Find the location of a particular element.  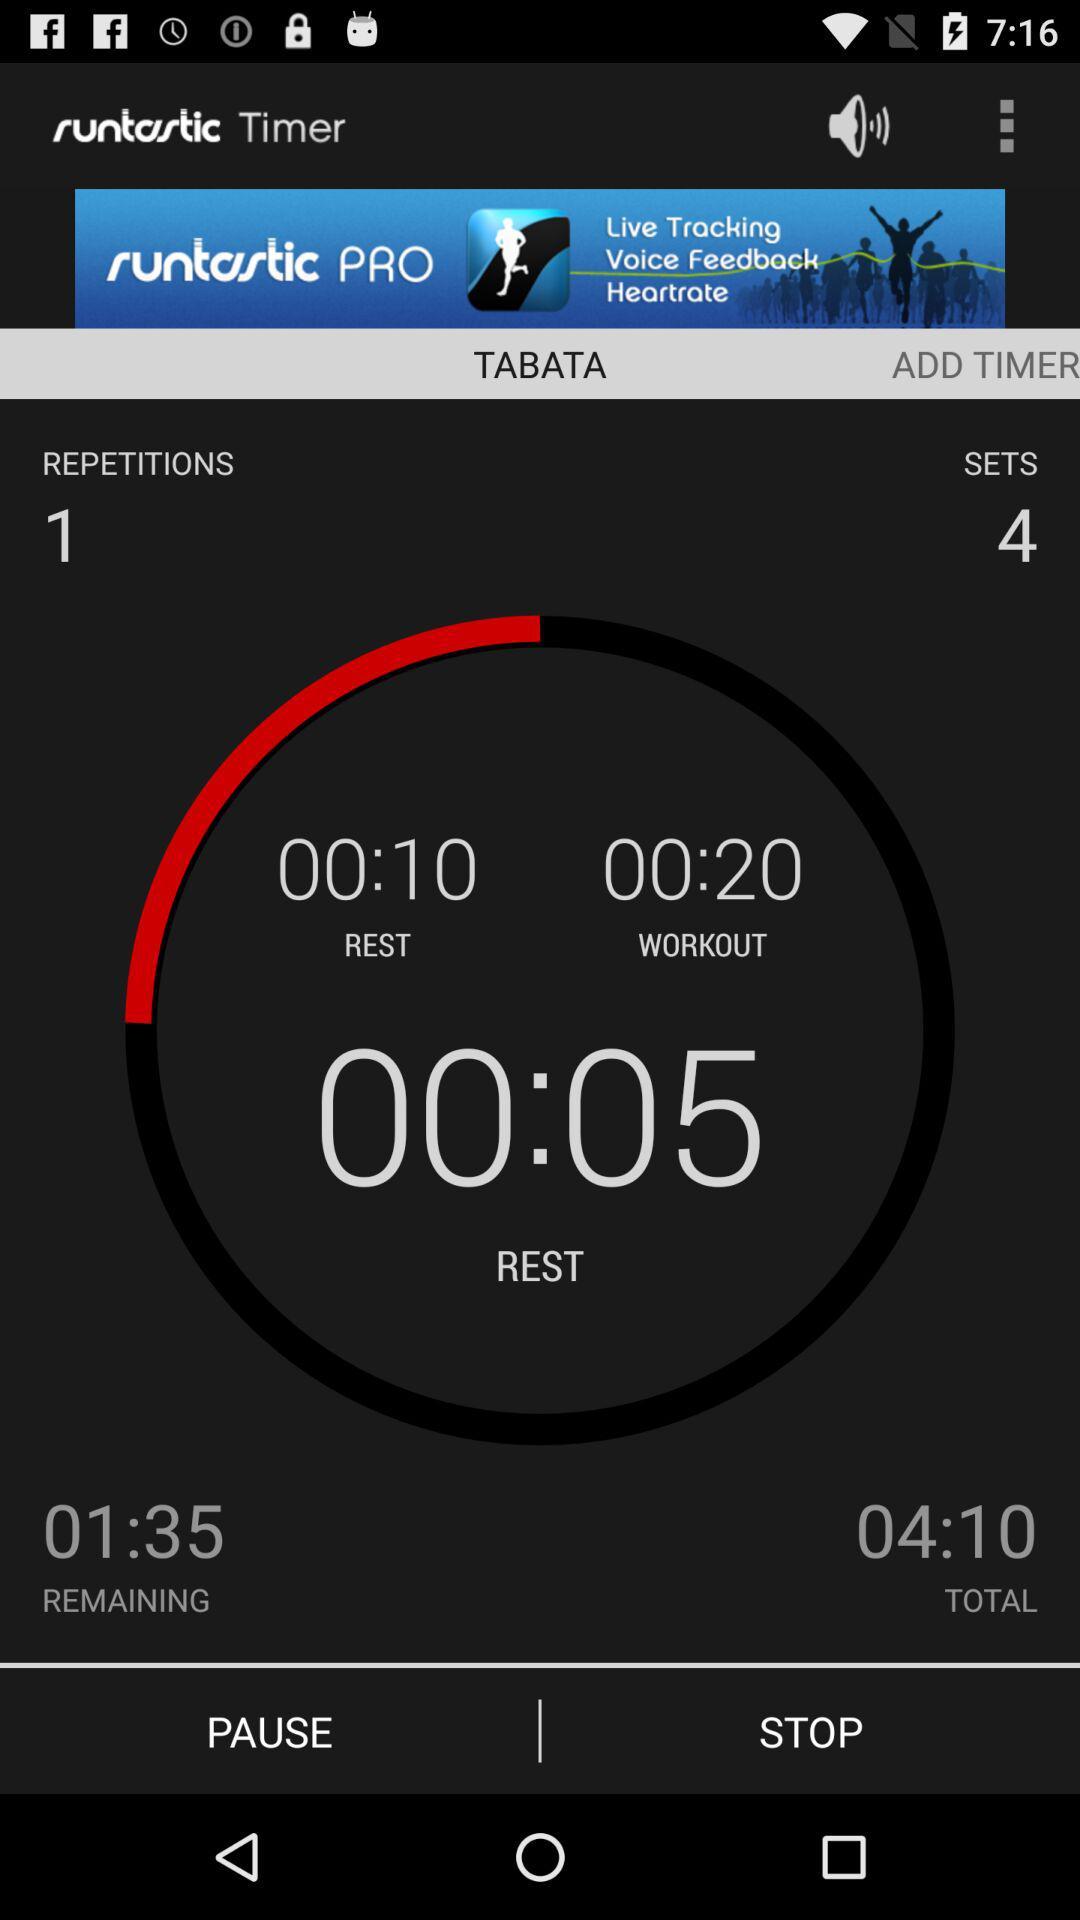

the stop is located at coordinates (810, 1730).